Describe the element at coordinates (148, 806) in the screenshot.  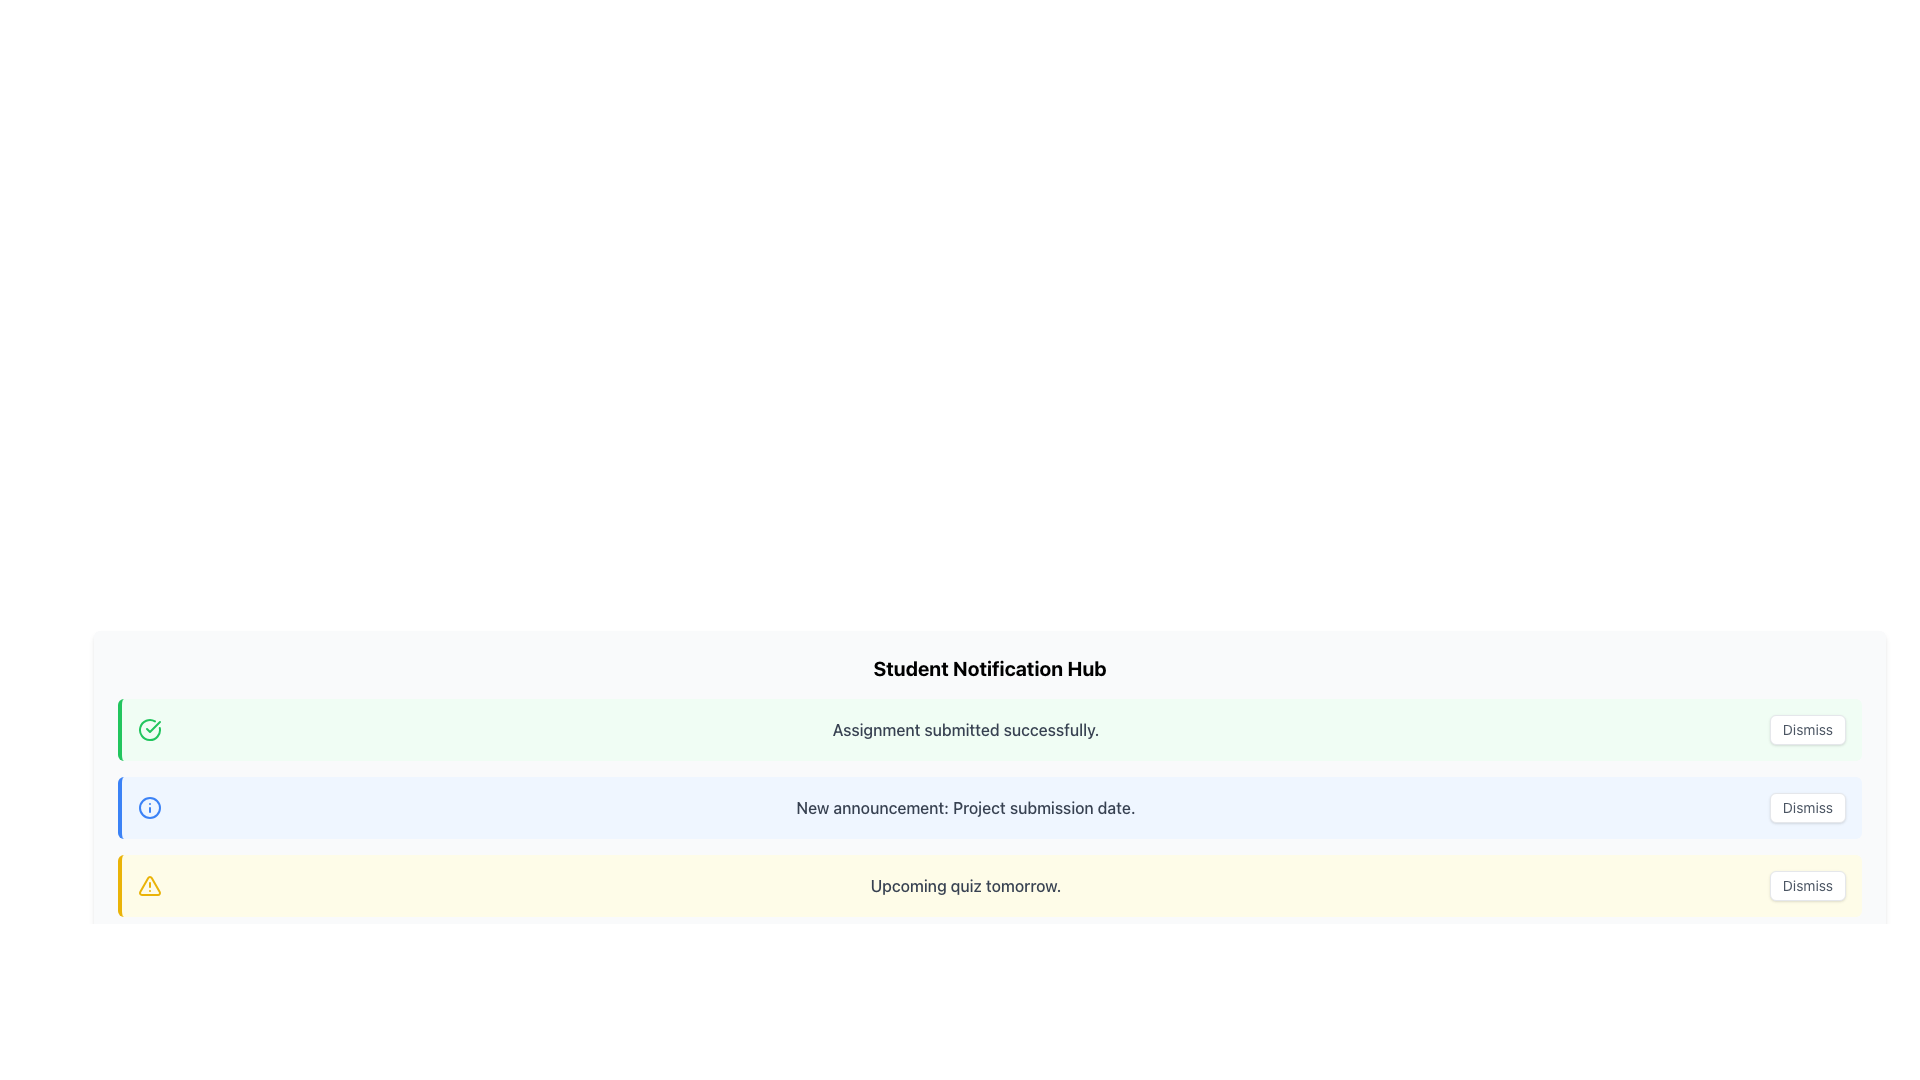
I see `the blue stroke circular outline SVG Circle located in the second notification panel from the top` at that location.